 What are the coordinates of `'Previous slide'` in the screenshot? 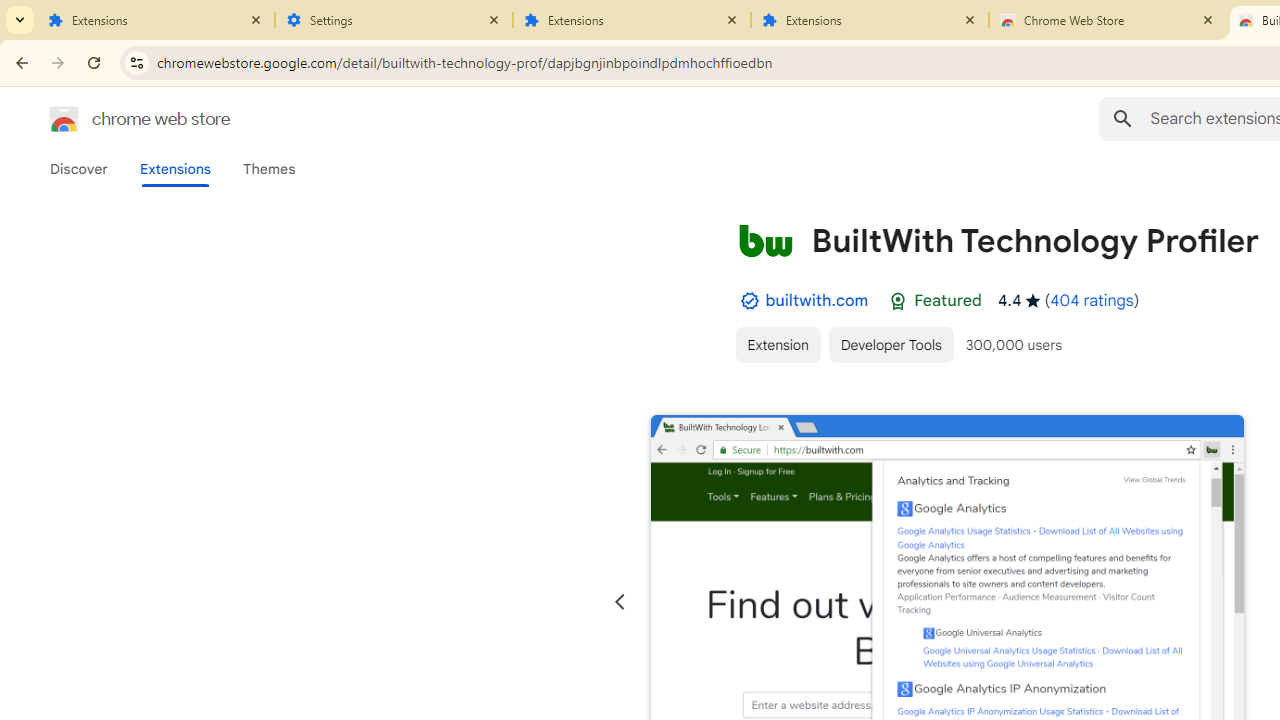 It's located at (618, 601).